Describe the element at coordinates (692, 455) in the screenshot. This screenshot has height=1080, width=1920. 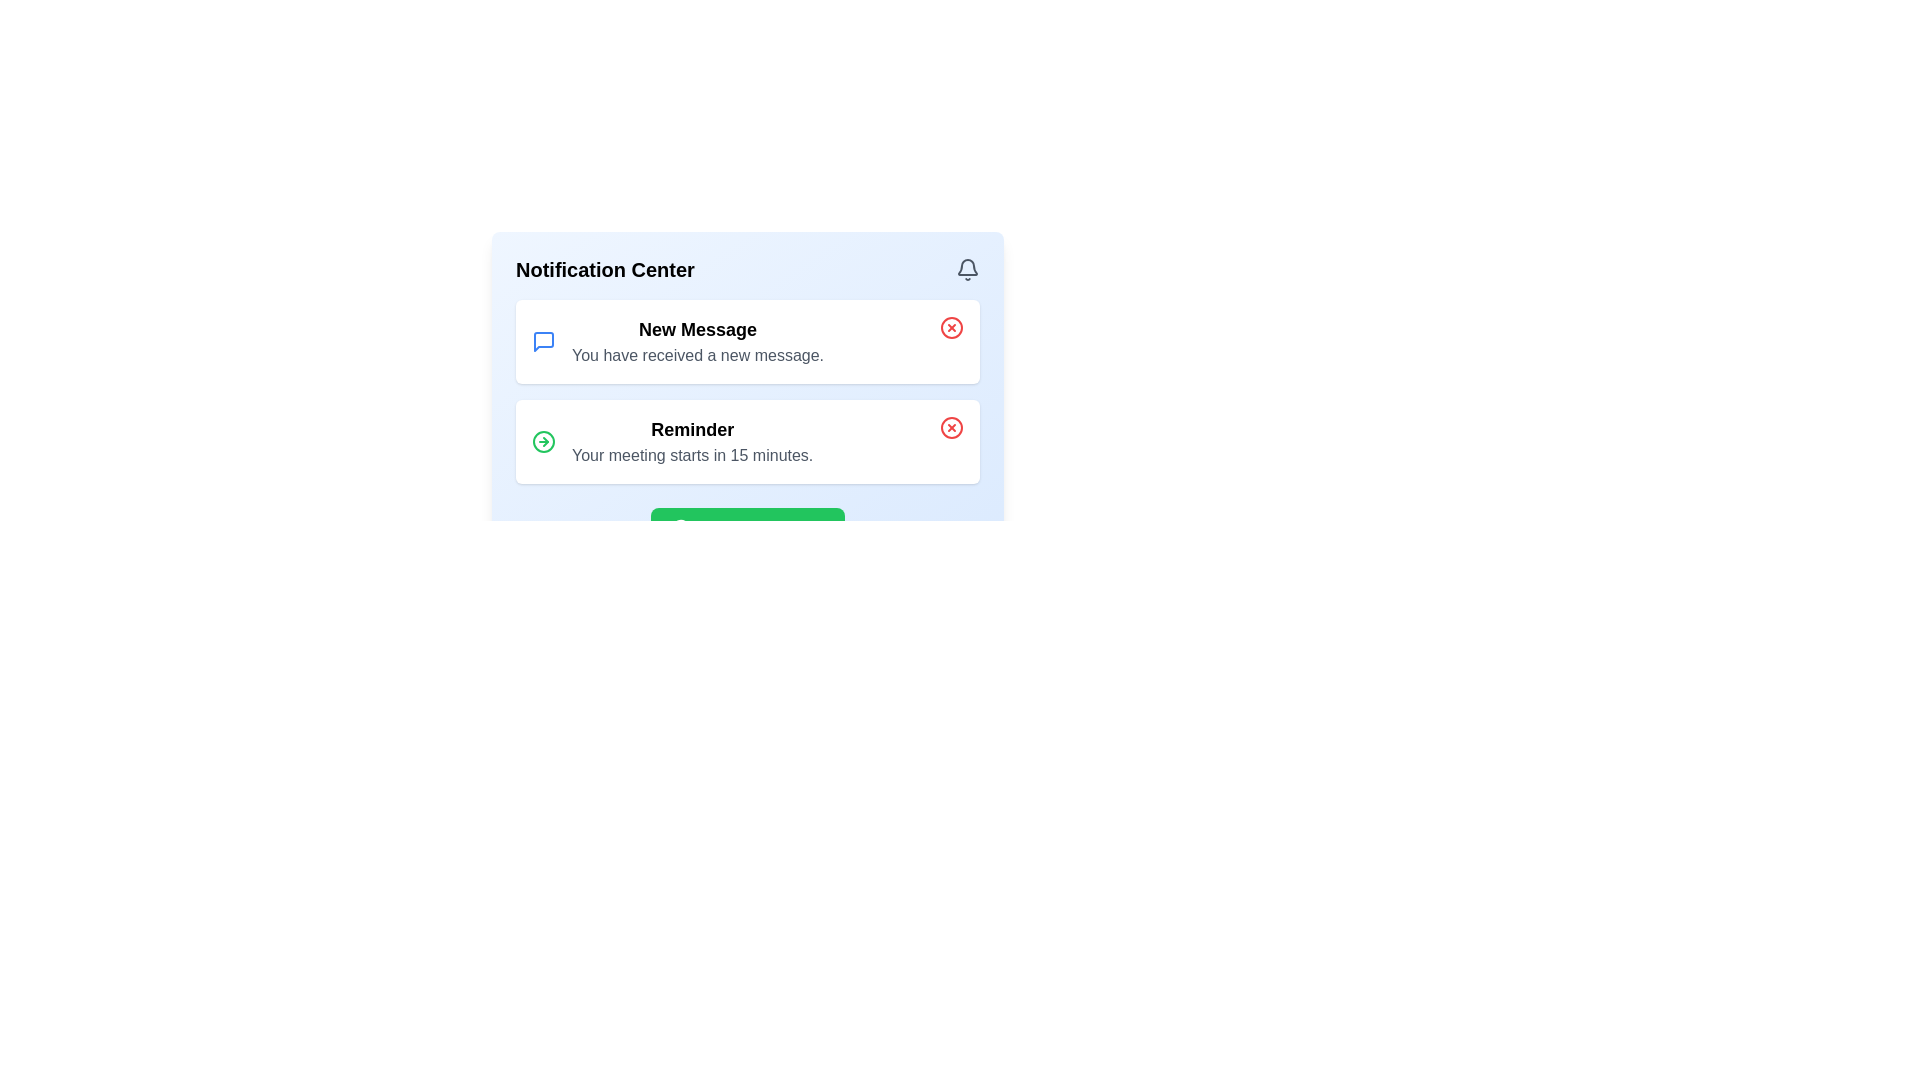
I see `notification content which displays 'Your meeting starts in 15 minutes.' located beneath the bold 'Reminder' text in the notification card` at that location.